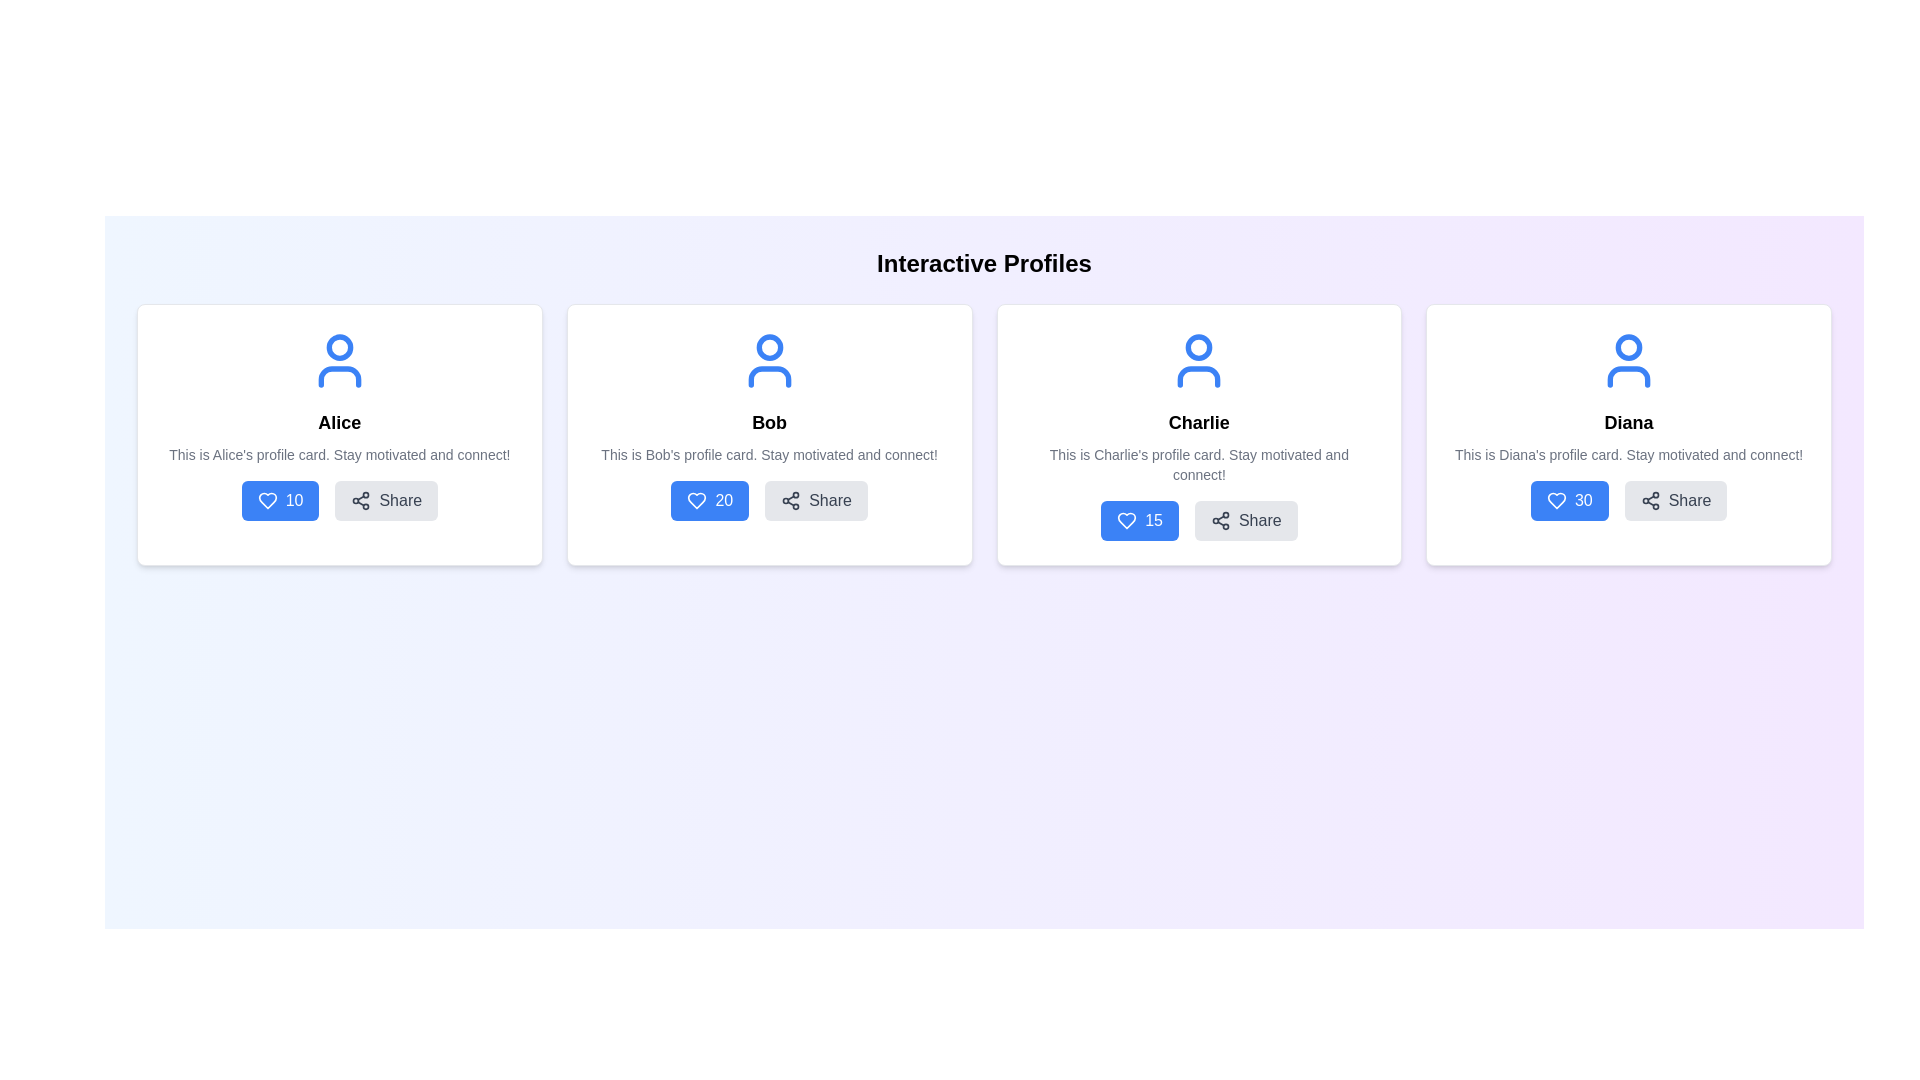  What do you see at coordinates (1140, 519) in the screenshot?
I see `the rectangular blue button with white text '15' and a heart icon, located in the lower-left section of the 'Charlie' profile card` at bounding box center [1140, 519].